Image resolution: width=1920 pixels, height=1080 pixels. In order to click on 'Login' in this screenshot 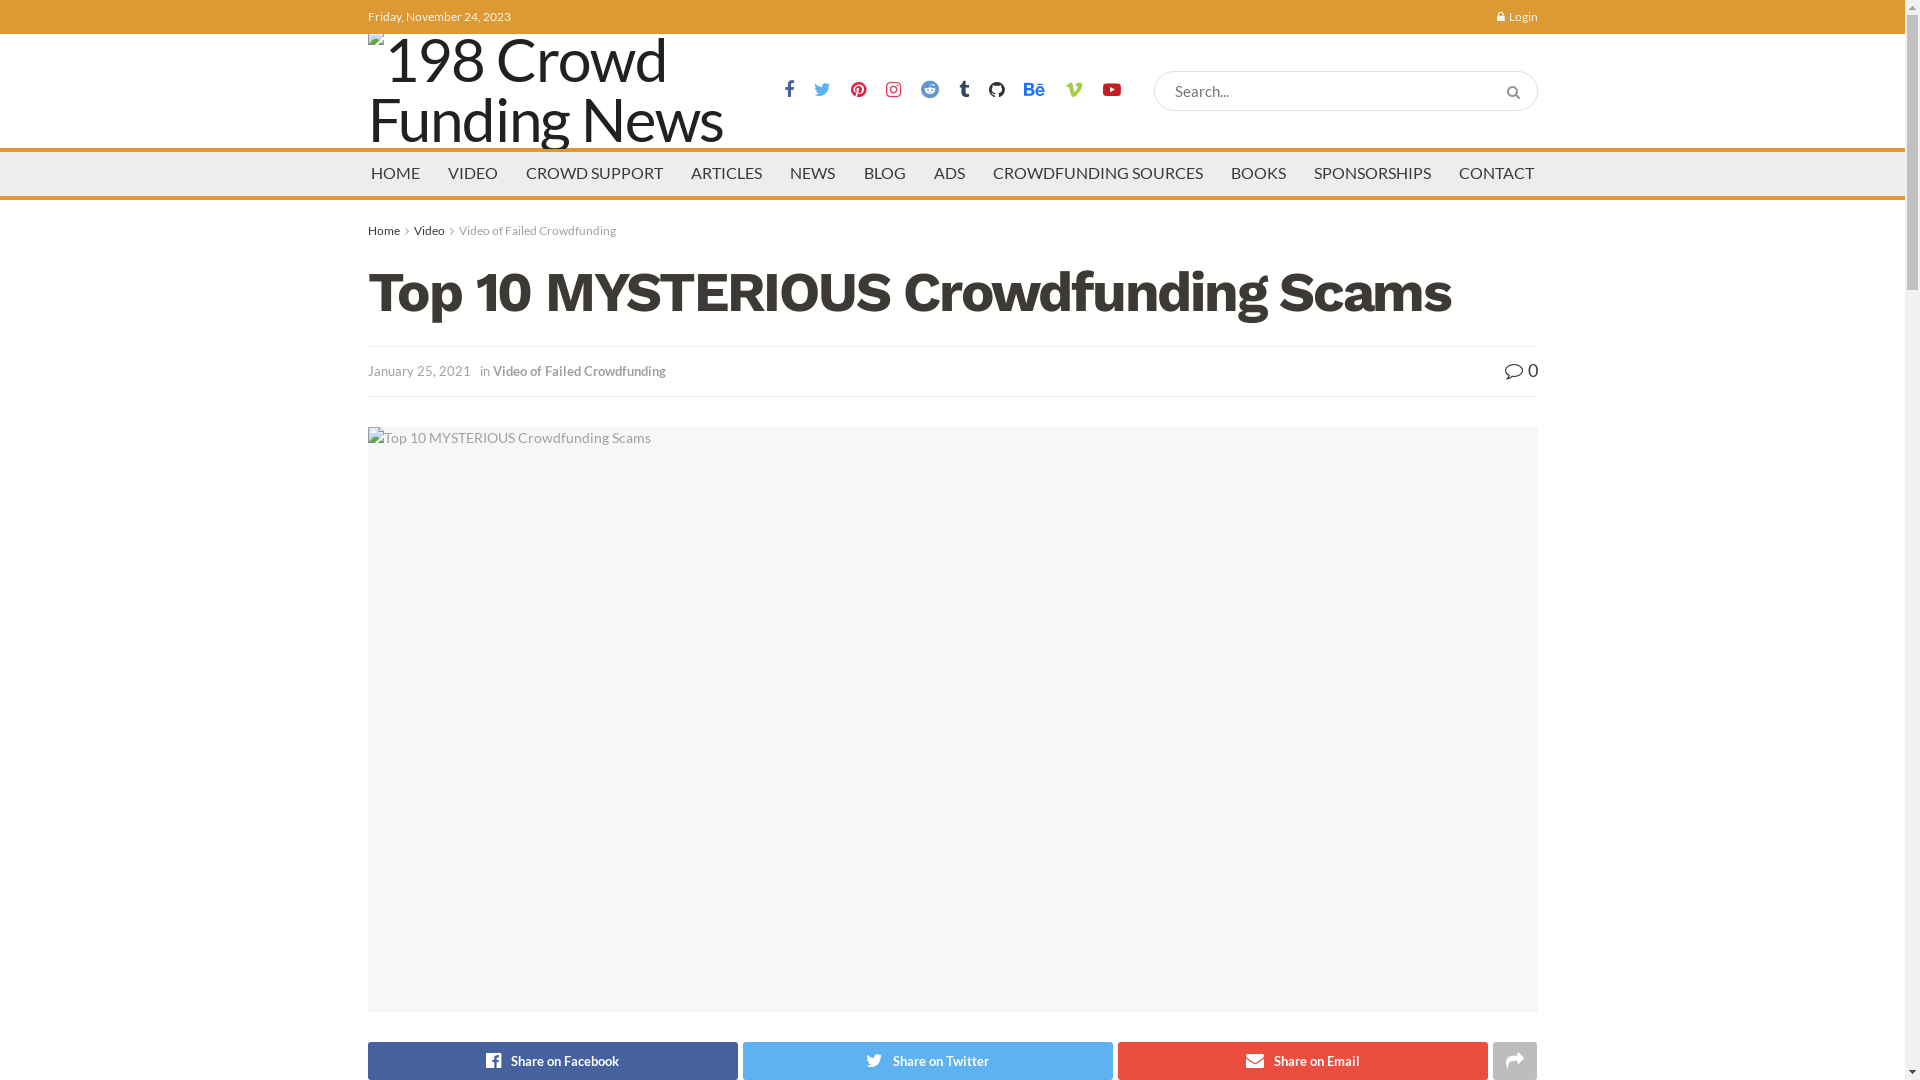, I will do `click(1516, 16)`.